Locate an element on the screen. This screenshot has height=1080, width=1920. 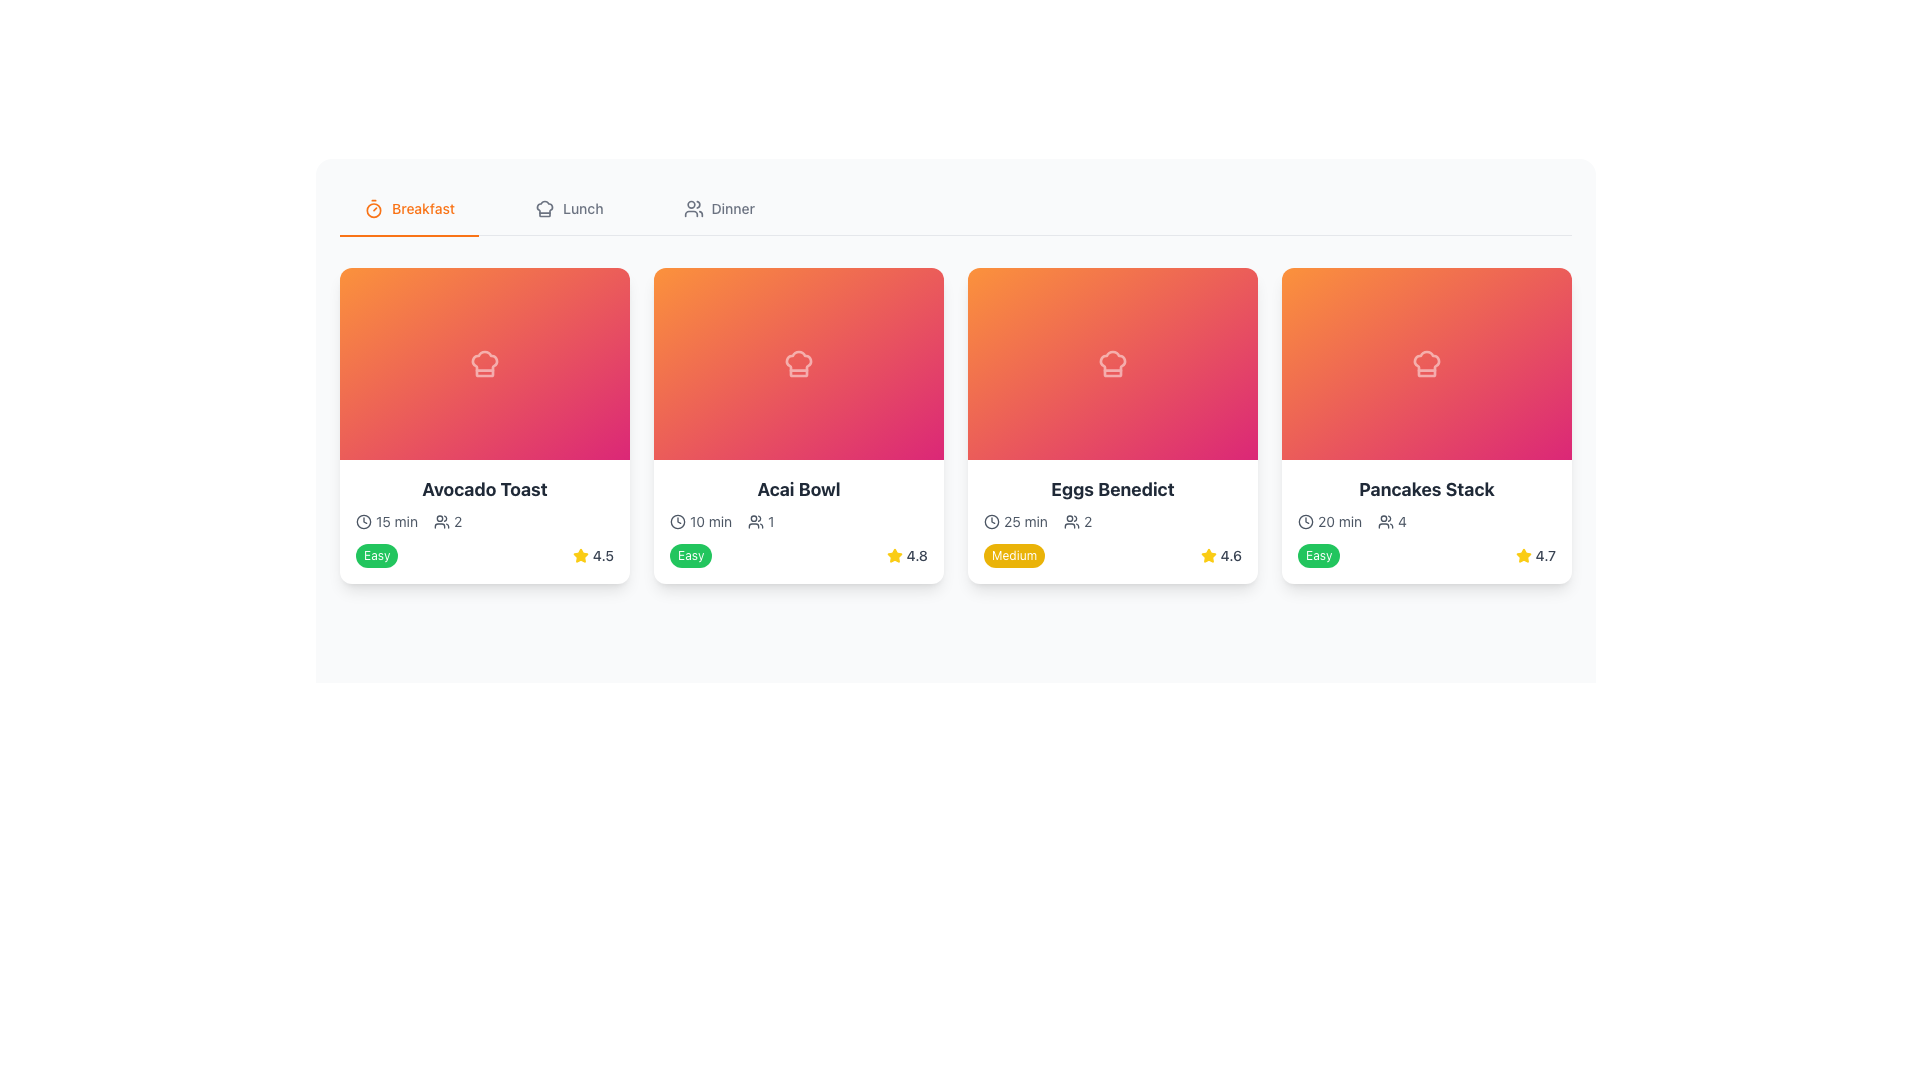
the central icon within the first recipe card on the left, which visually represents the recipe category or theme is located at coordinates (484, 363).